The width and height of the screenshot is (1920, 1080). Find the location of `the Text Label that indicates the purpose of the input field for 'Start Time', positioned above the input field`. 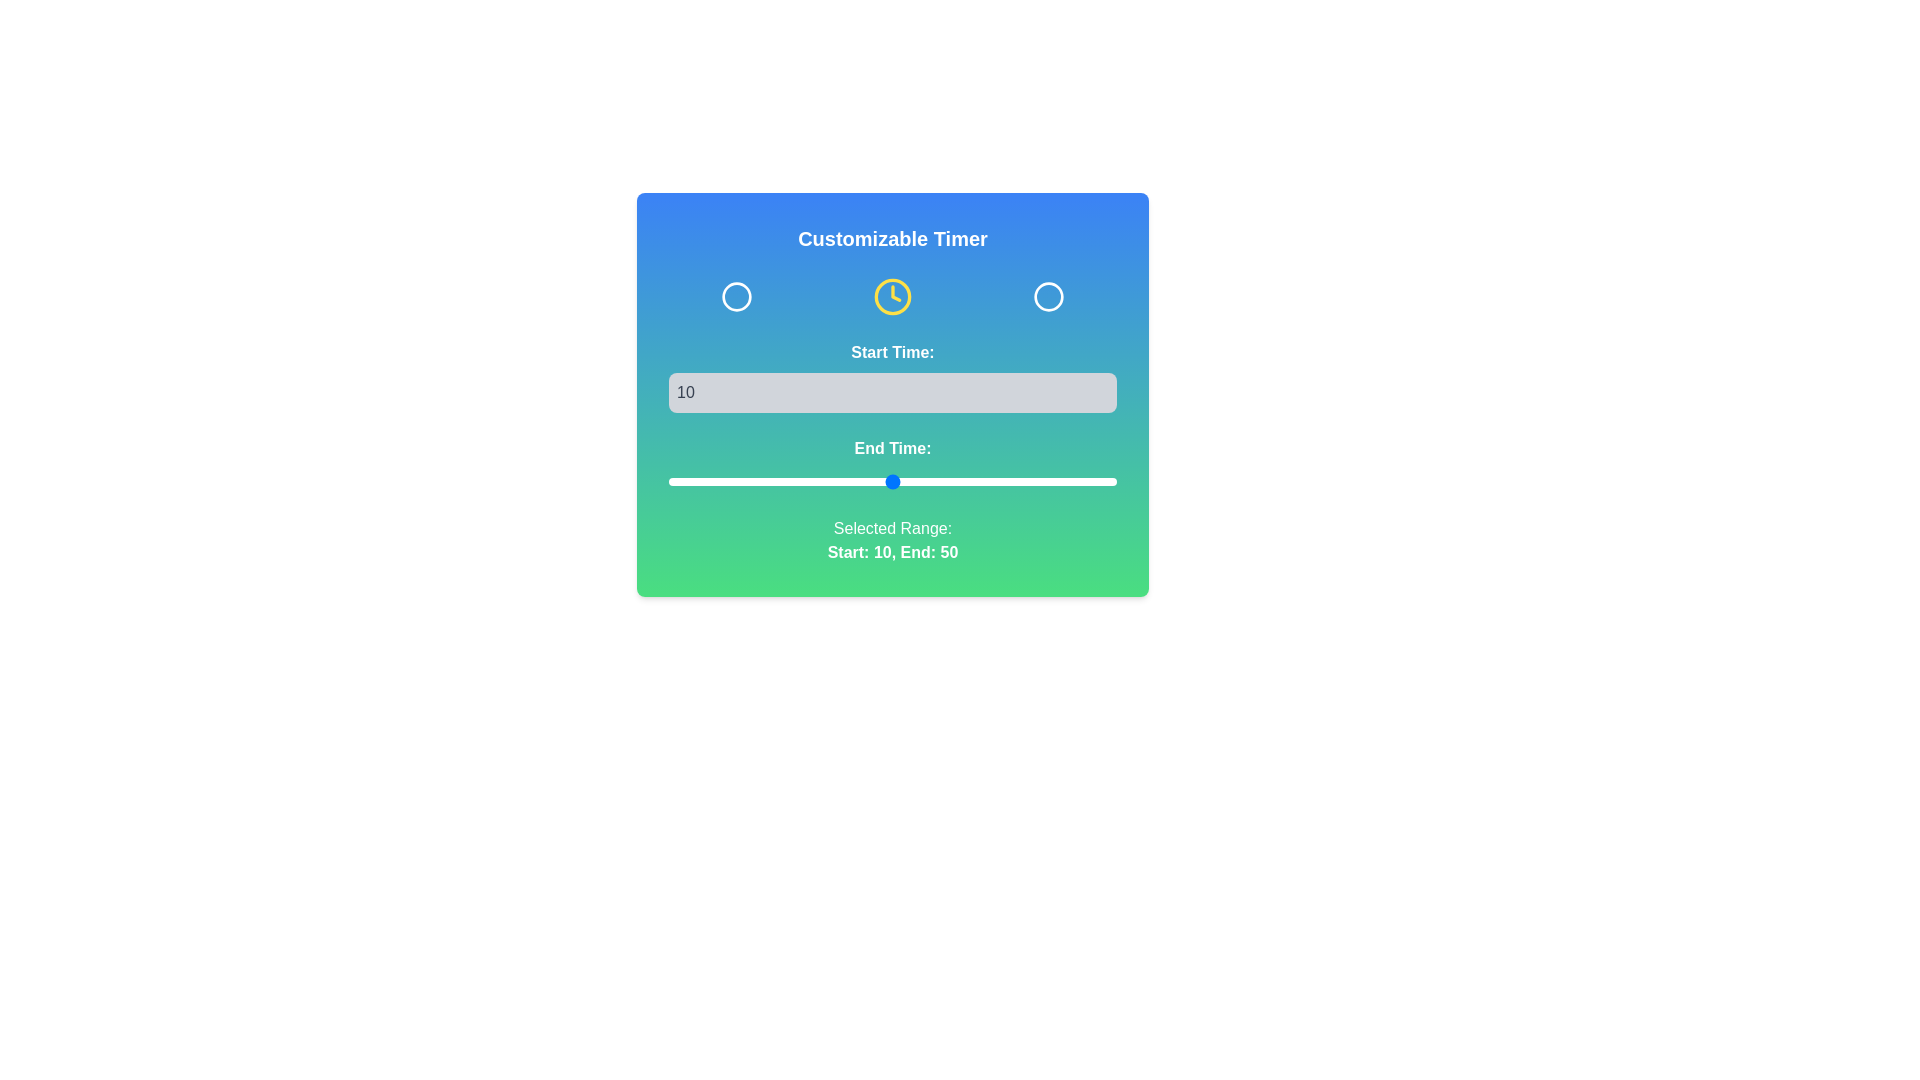

the Text Label that indicates the purpose of the input field for 'Start Time', positioned above the input field is located at coordinates (891, 352).